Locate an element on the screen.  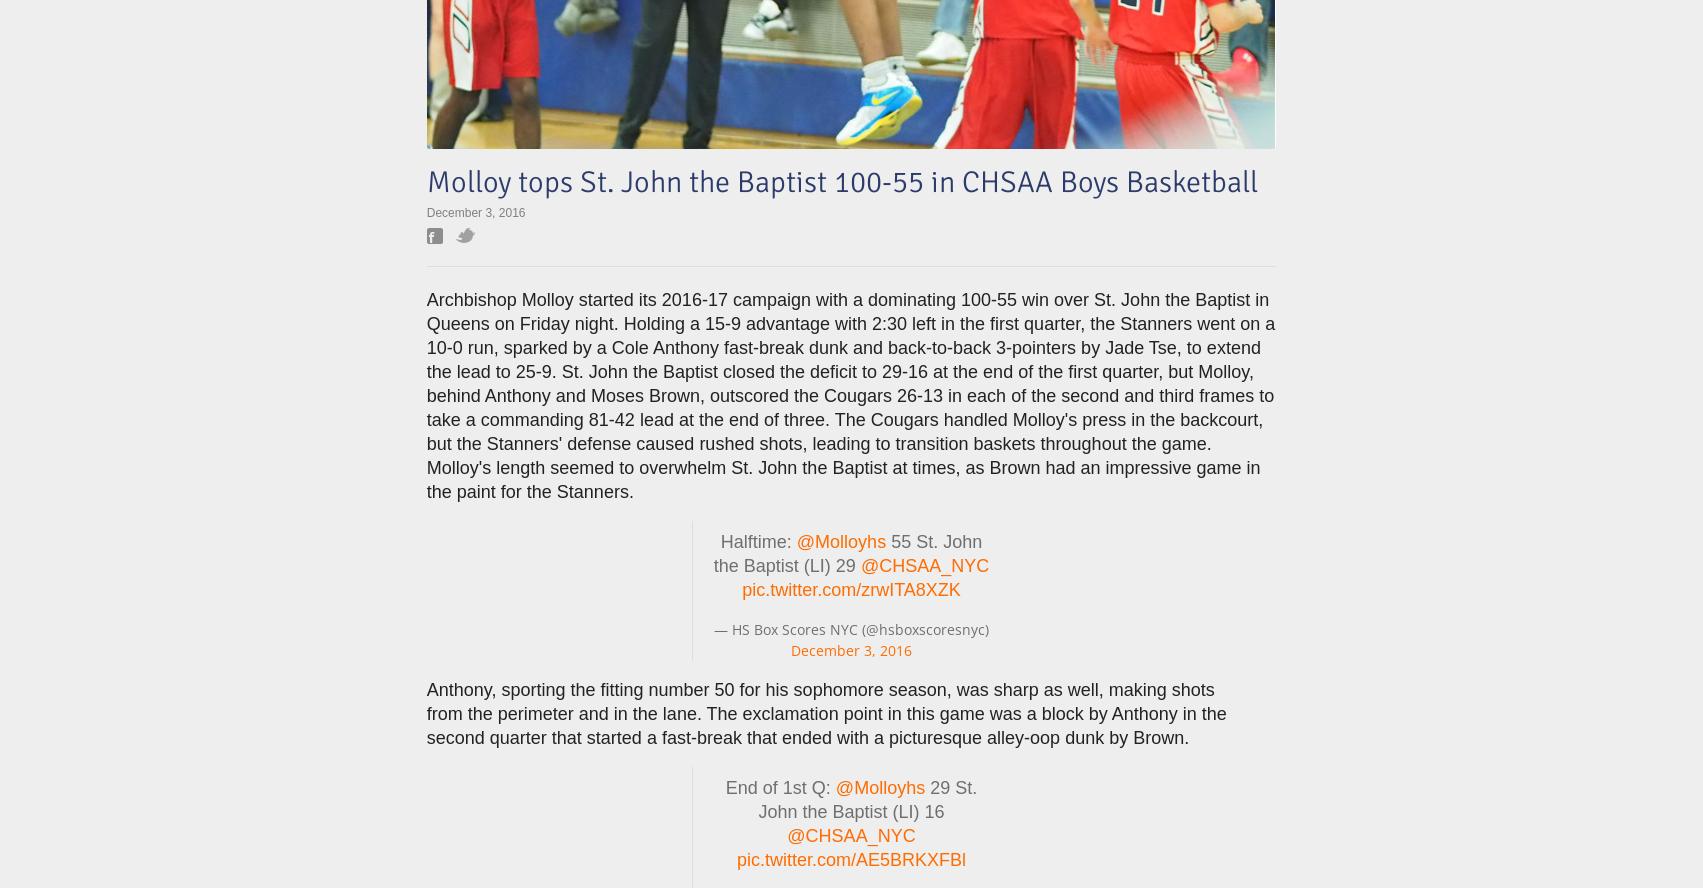
'— HS Box Scores NYC (@hsboxscoresnyc)' is located at coordinates (851, 628).